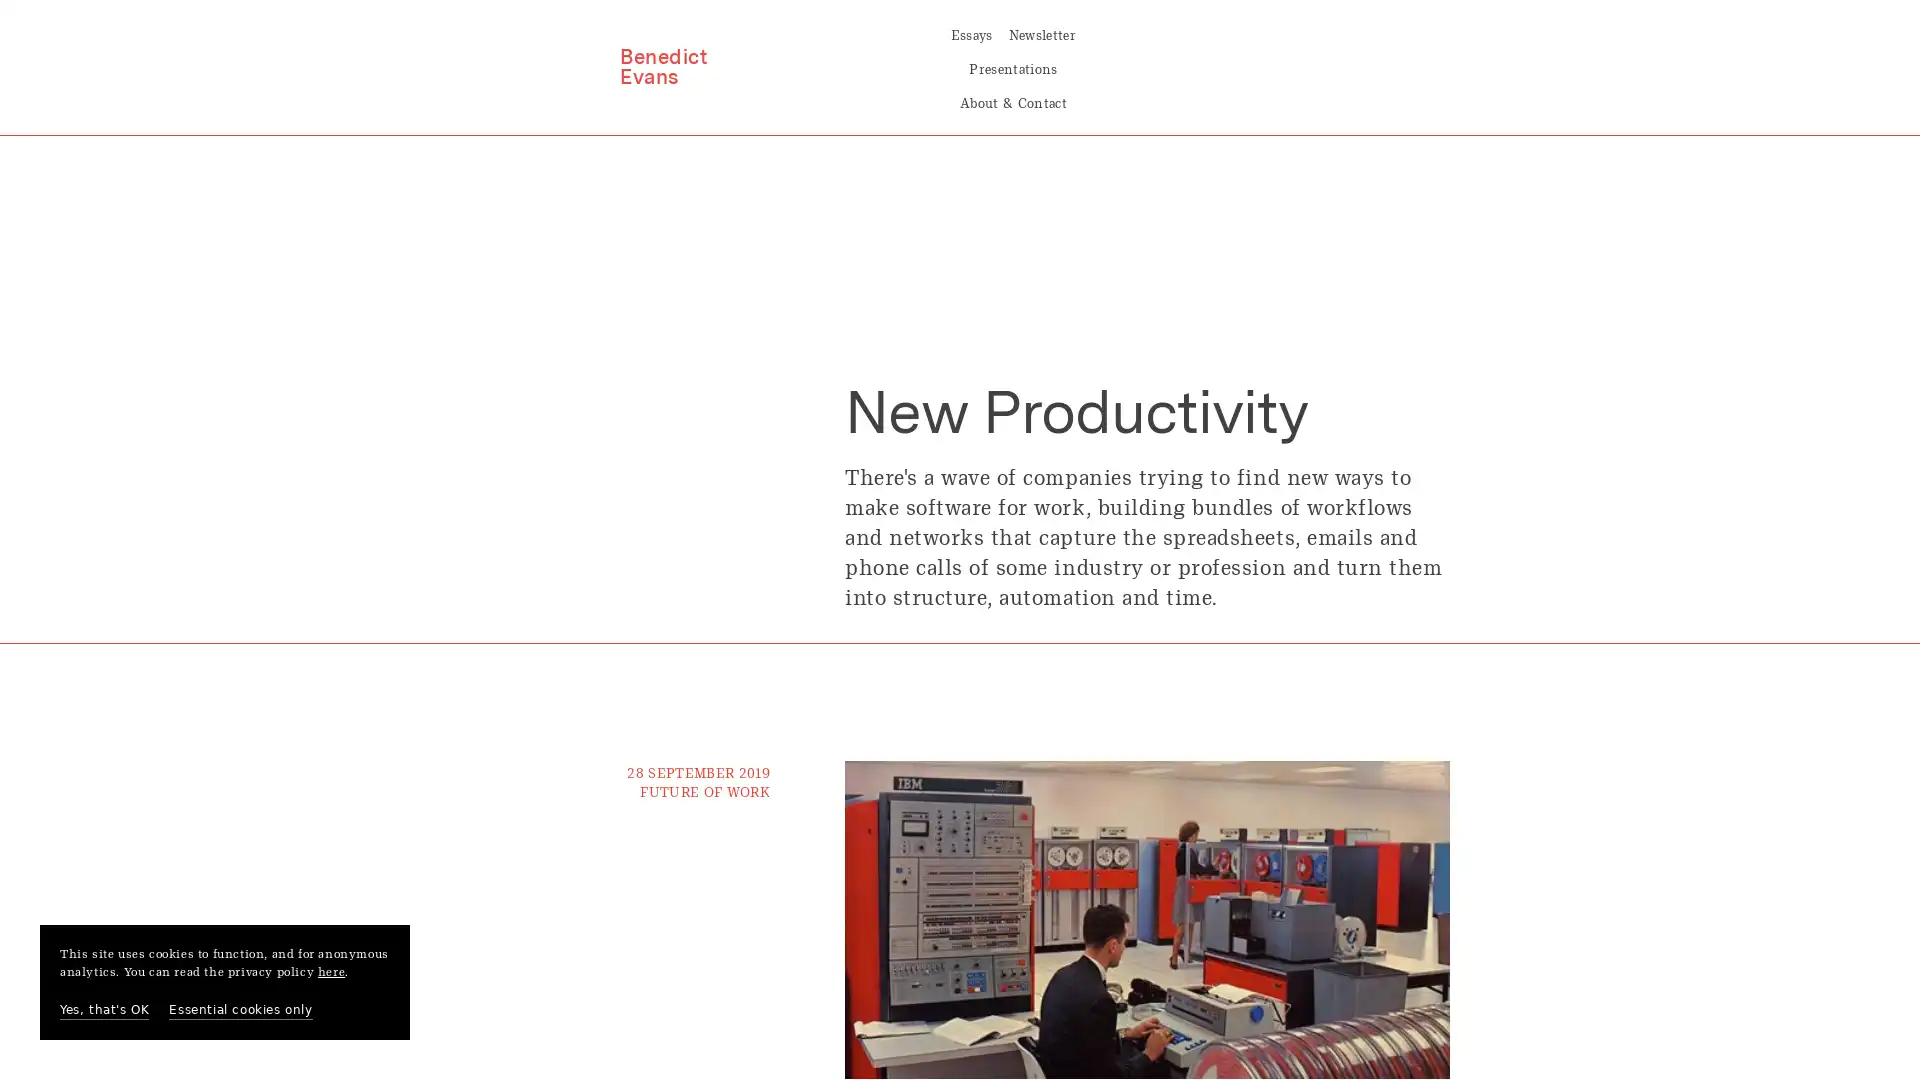 The width and height of the screenshot is (1920, 1080). What do you see at coordinates (240, 1010) in the screenshot?
I see `Essential cookies only` at bounding box center [240, 1010].